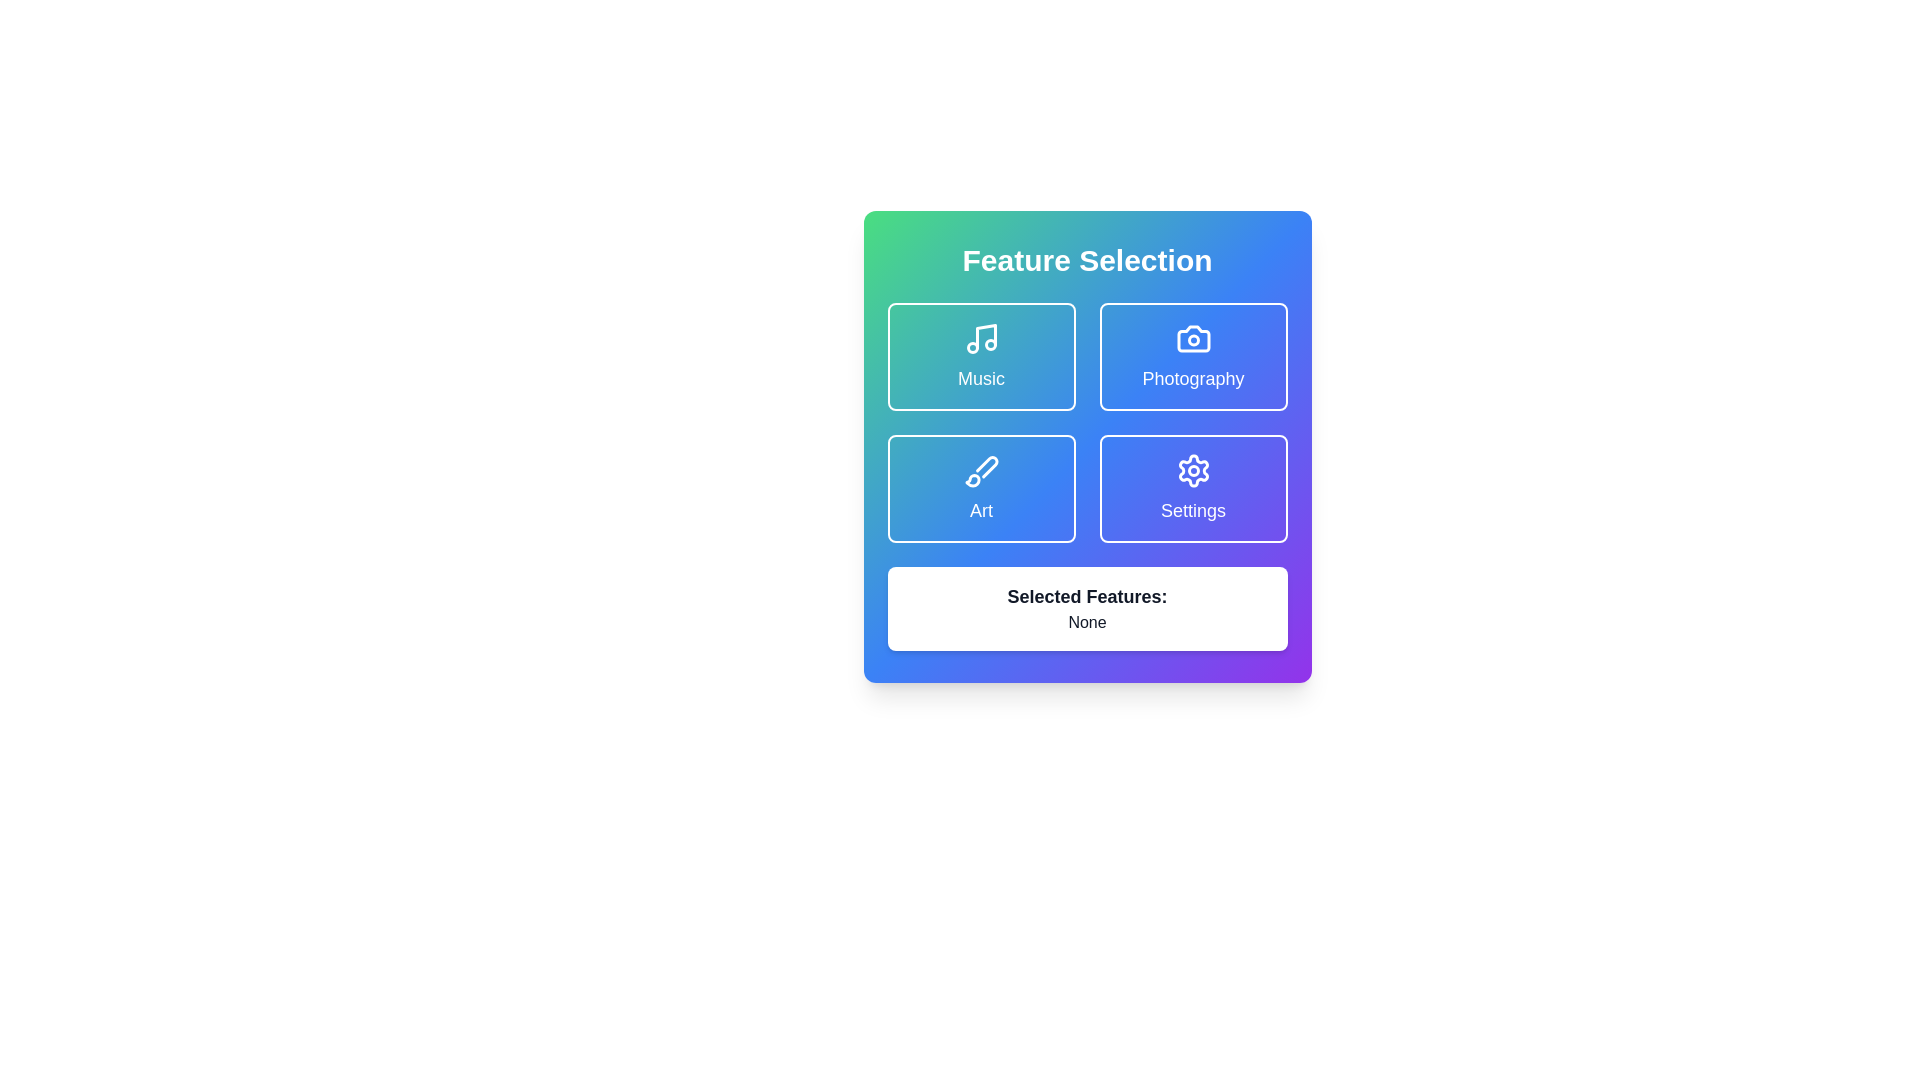 This screenshot has height=1080, width=1920. I want to click on on the 'Music' button in the grid layout, so click(1086, 422).